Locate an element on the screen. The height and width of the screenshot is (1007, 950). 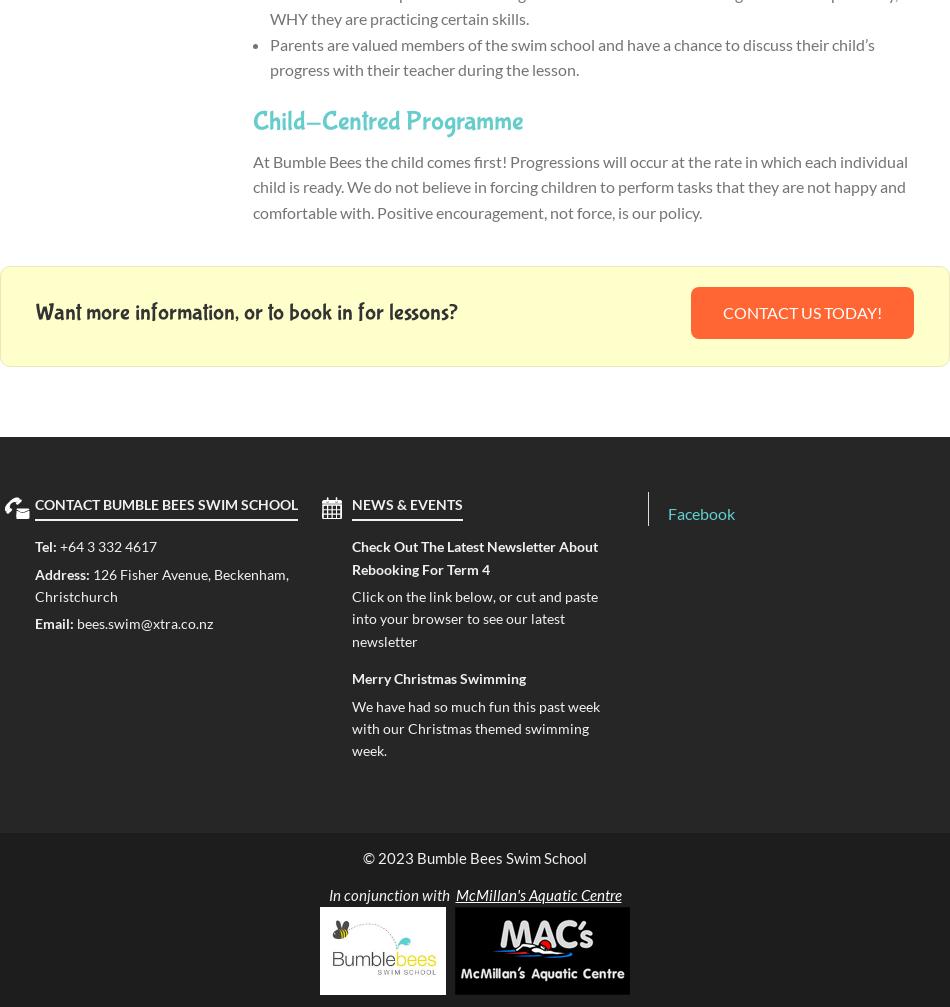
'We have had so much fun this past week with our Christmas themed swimming week.' is located at coordinates (475, 726).